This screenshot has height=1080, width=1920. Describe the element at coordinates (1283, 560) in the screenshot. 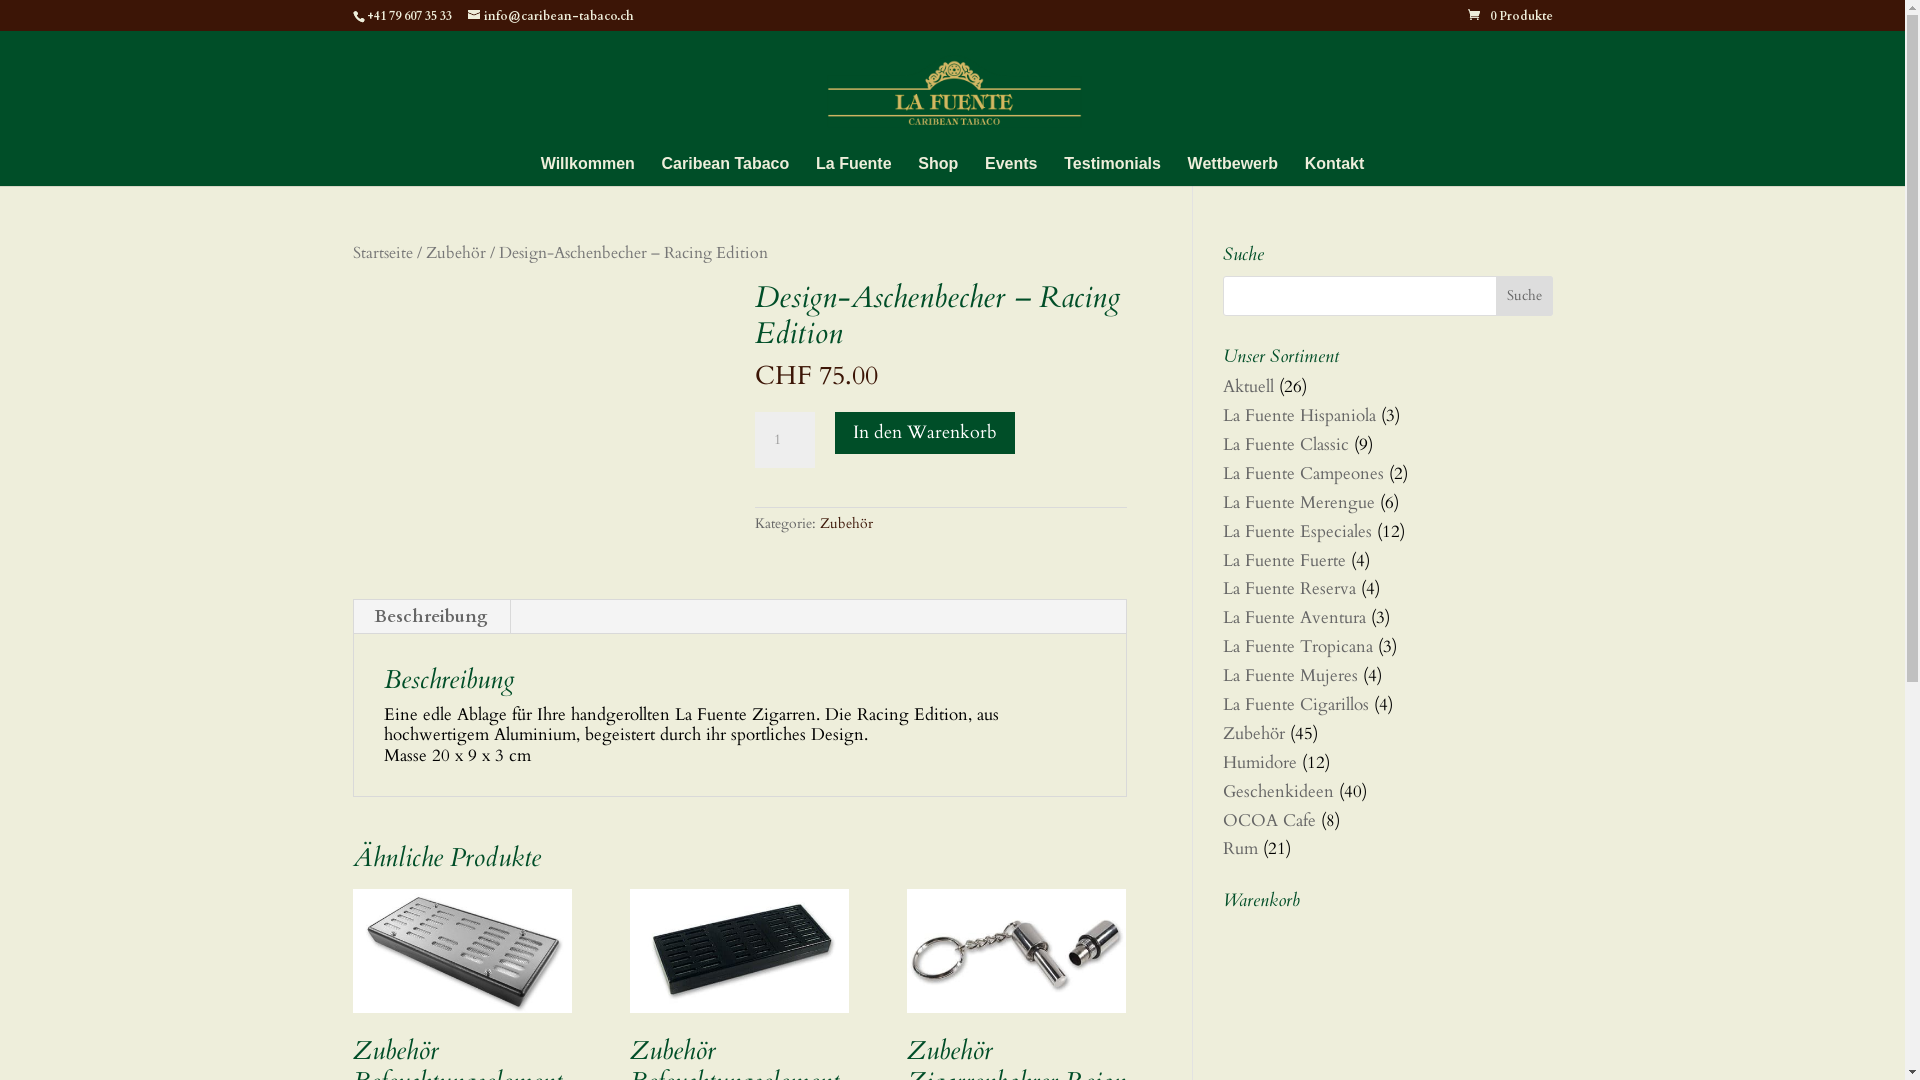

I see `'La Fuente Fuerte'` at that location.